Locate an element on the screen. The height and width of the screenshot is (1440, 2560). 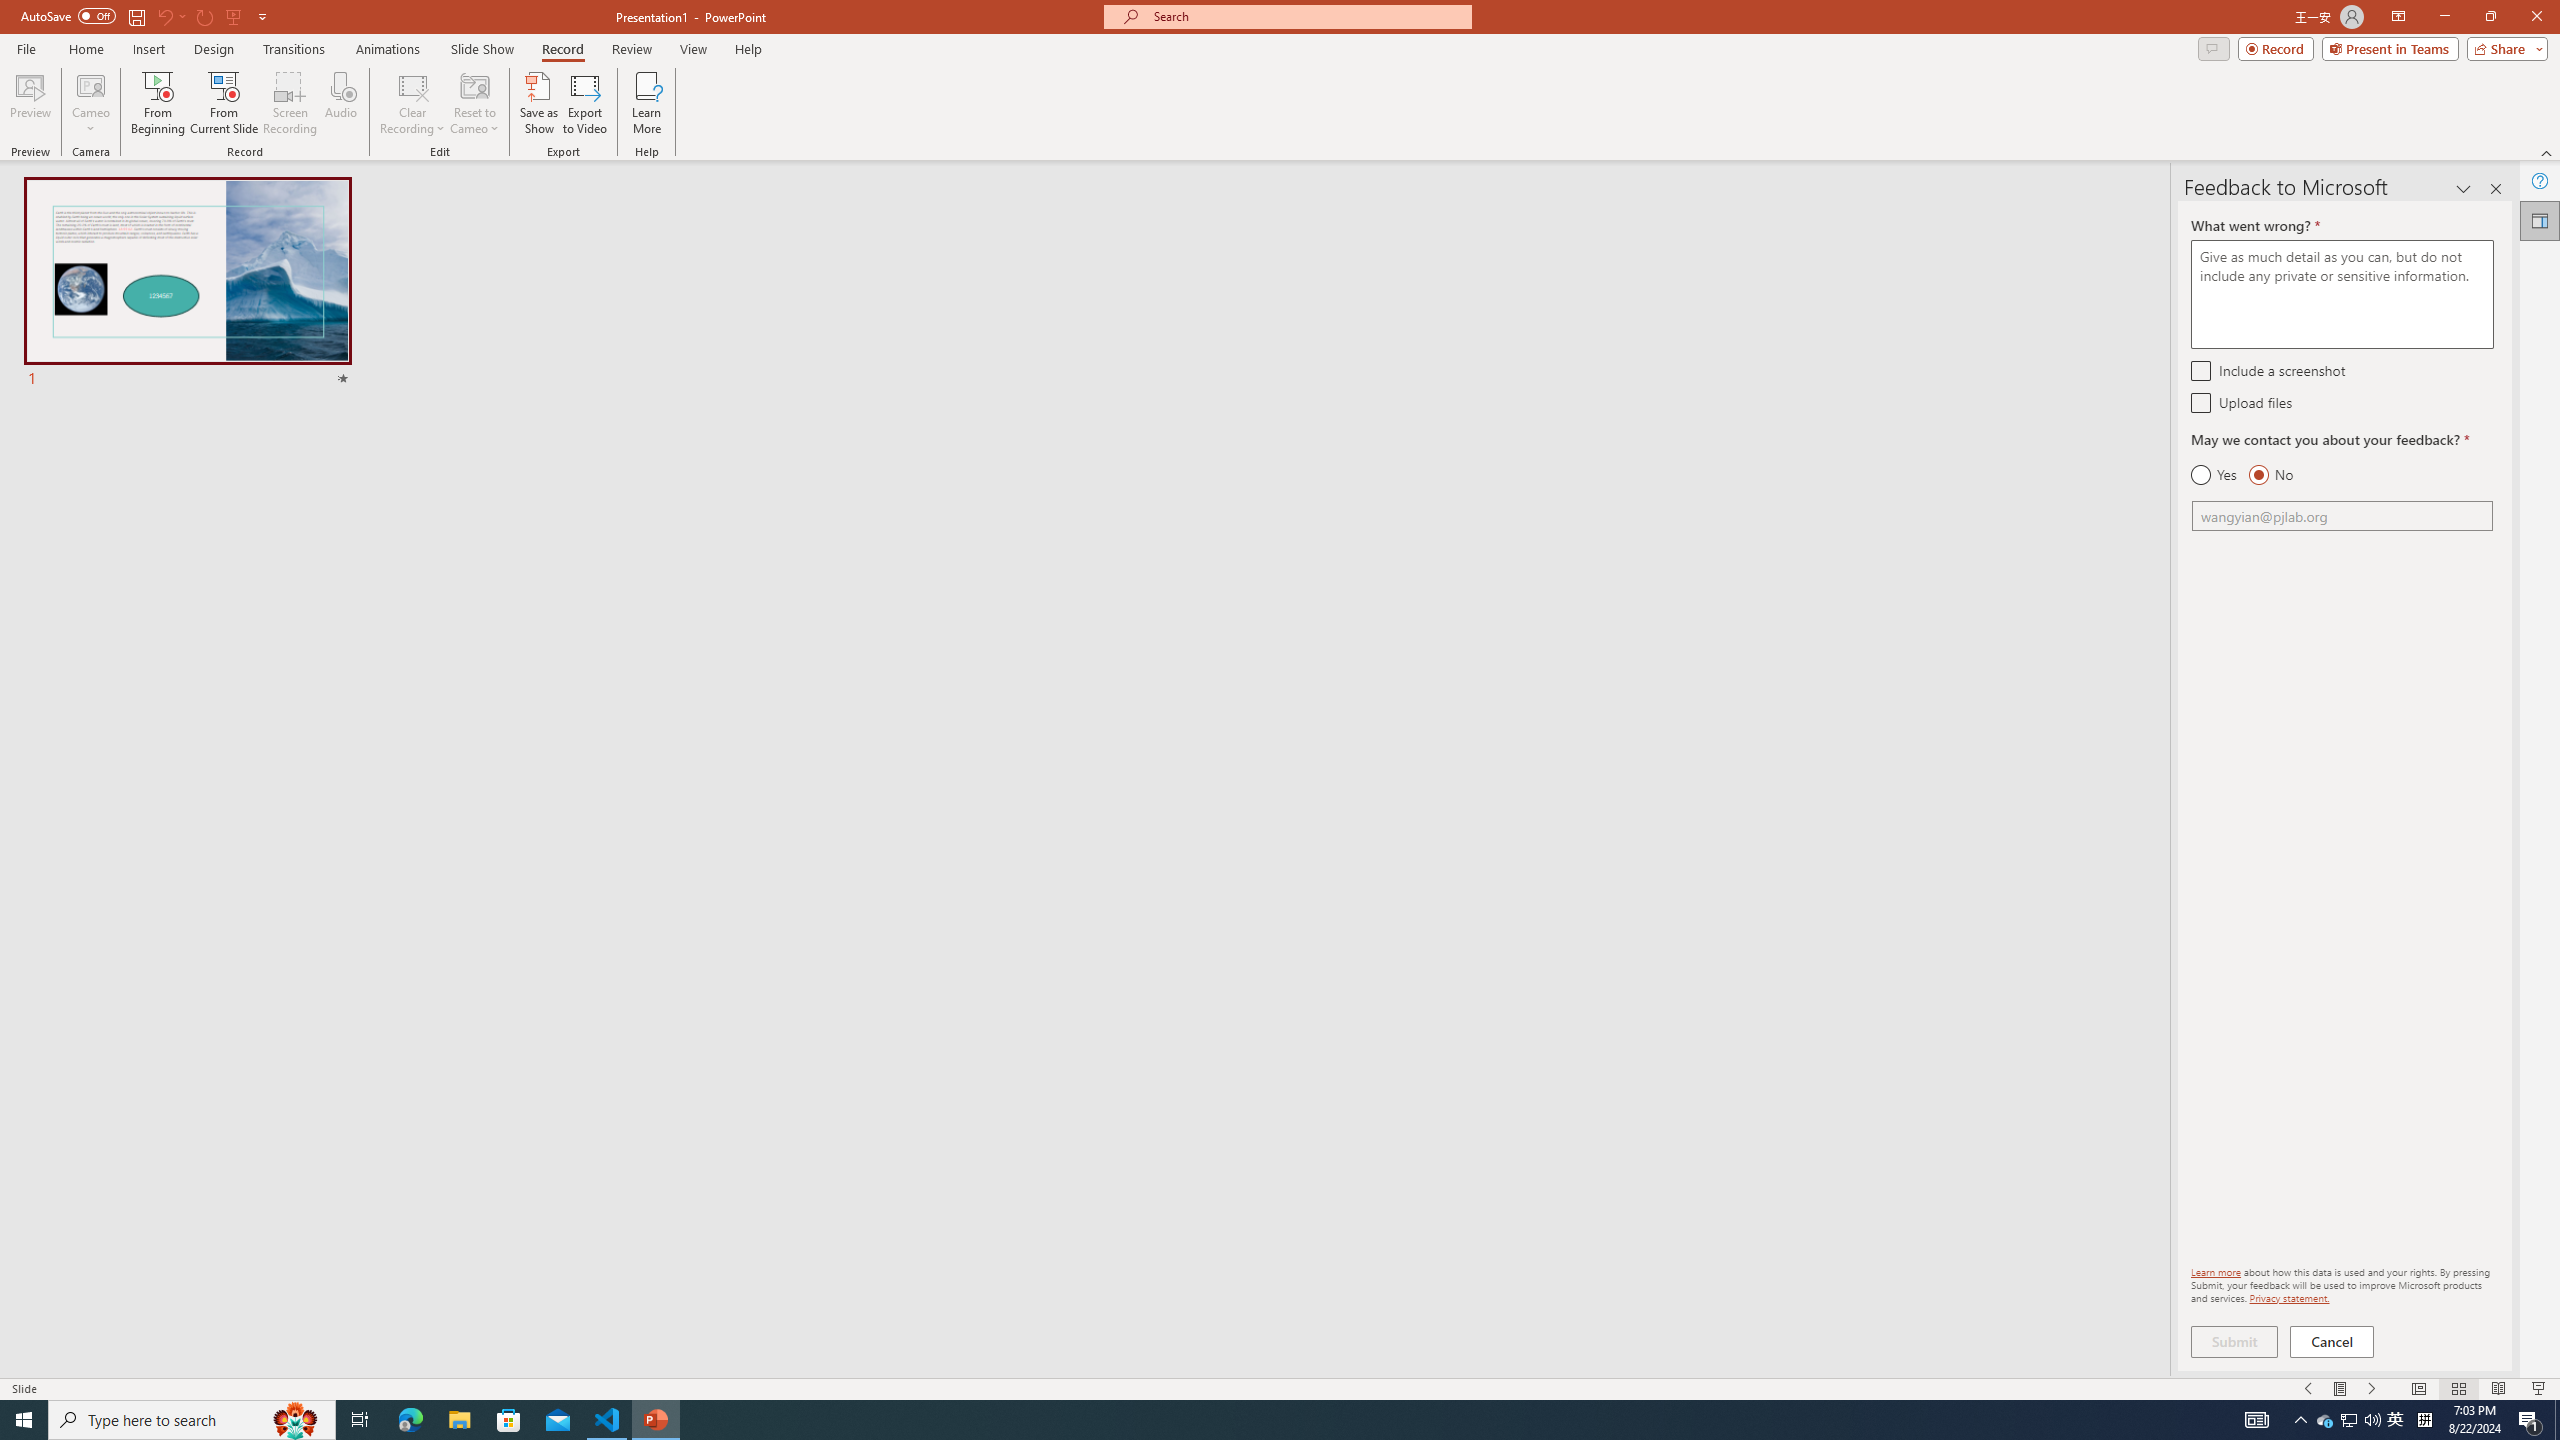
'Yes' is located at coordinates (2213, 474).